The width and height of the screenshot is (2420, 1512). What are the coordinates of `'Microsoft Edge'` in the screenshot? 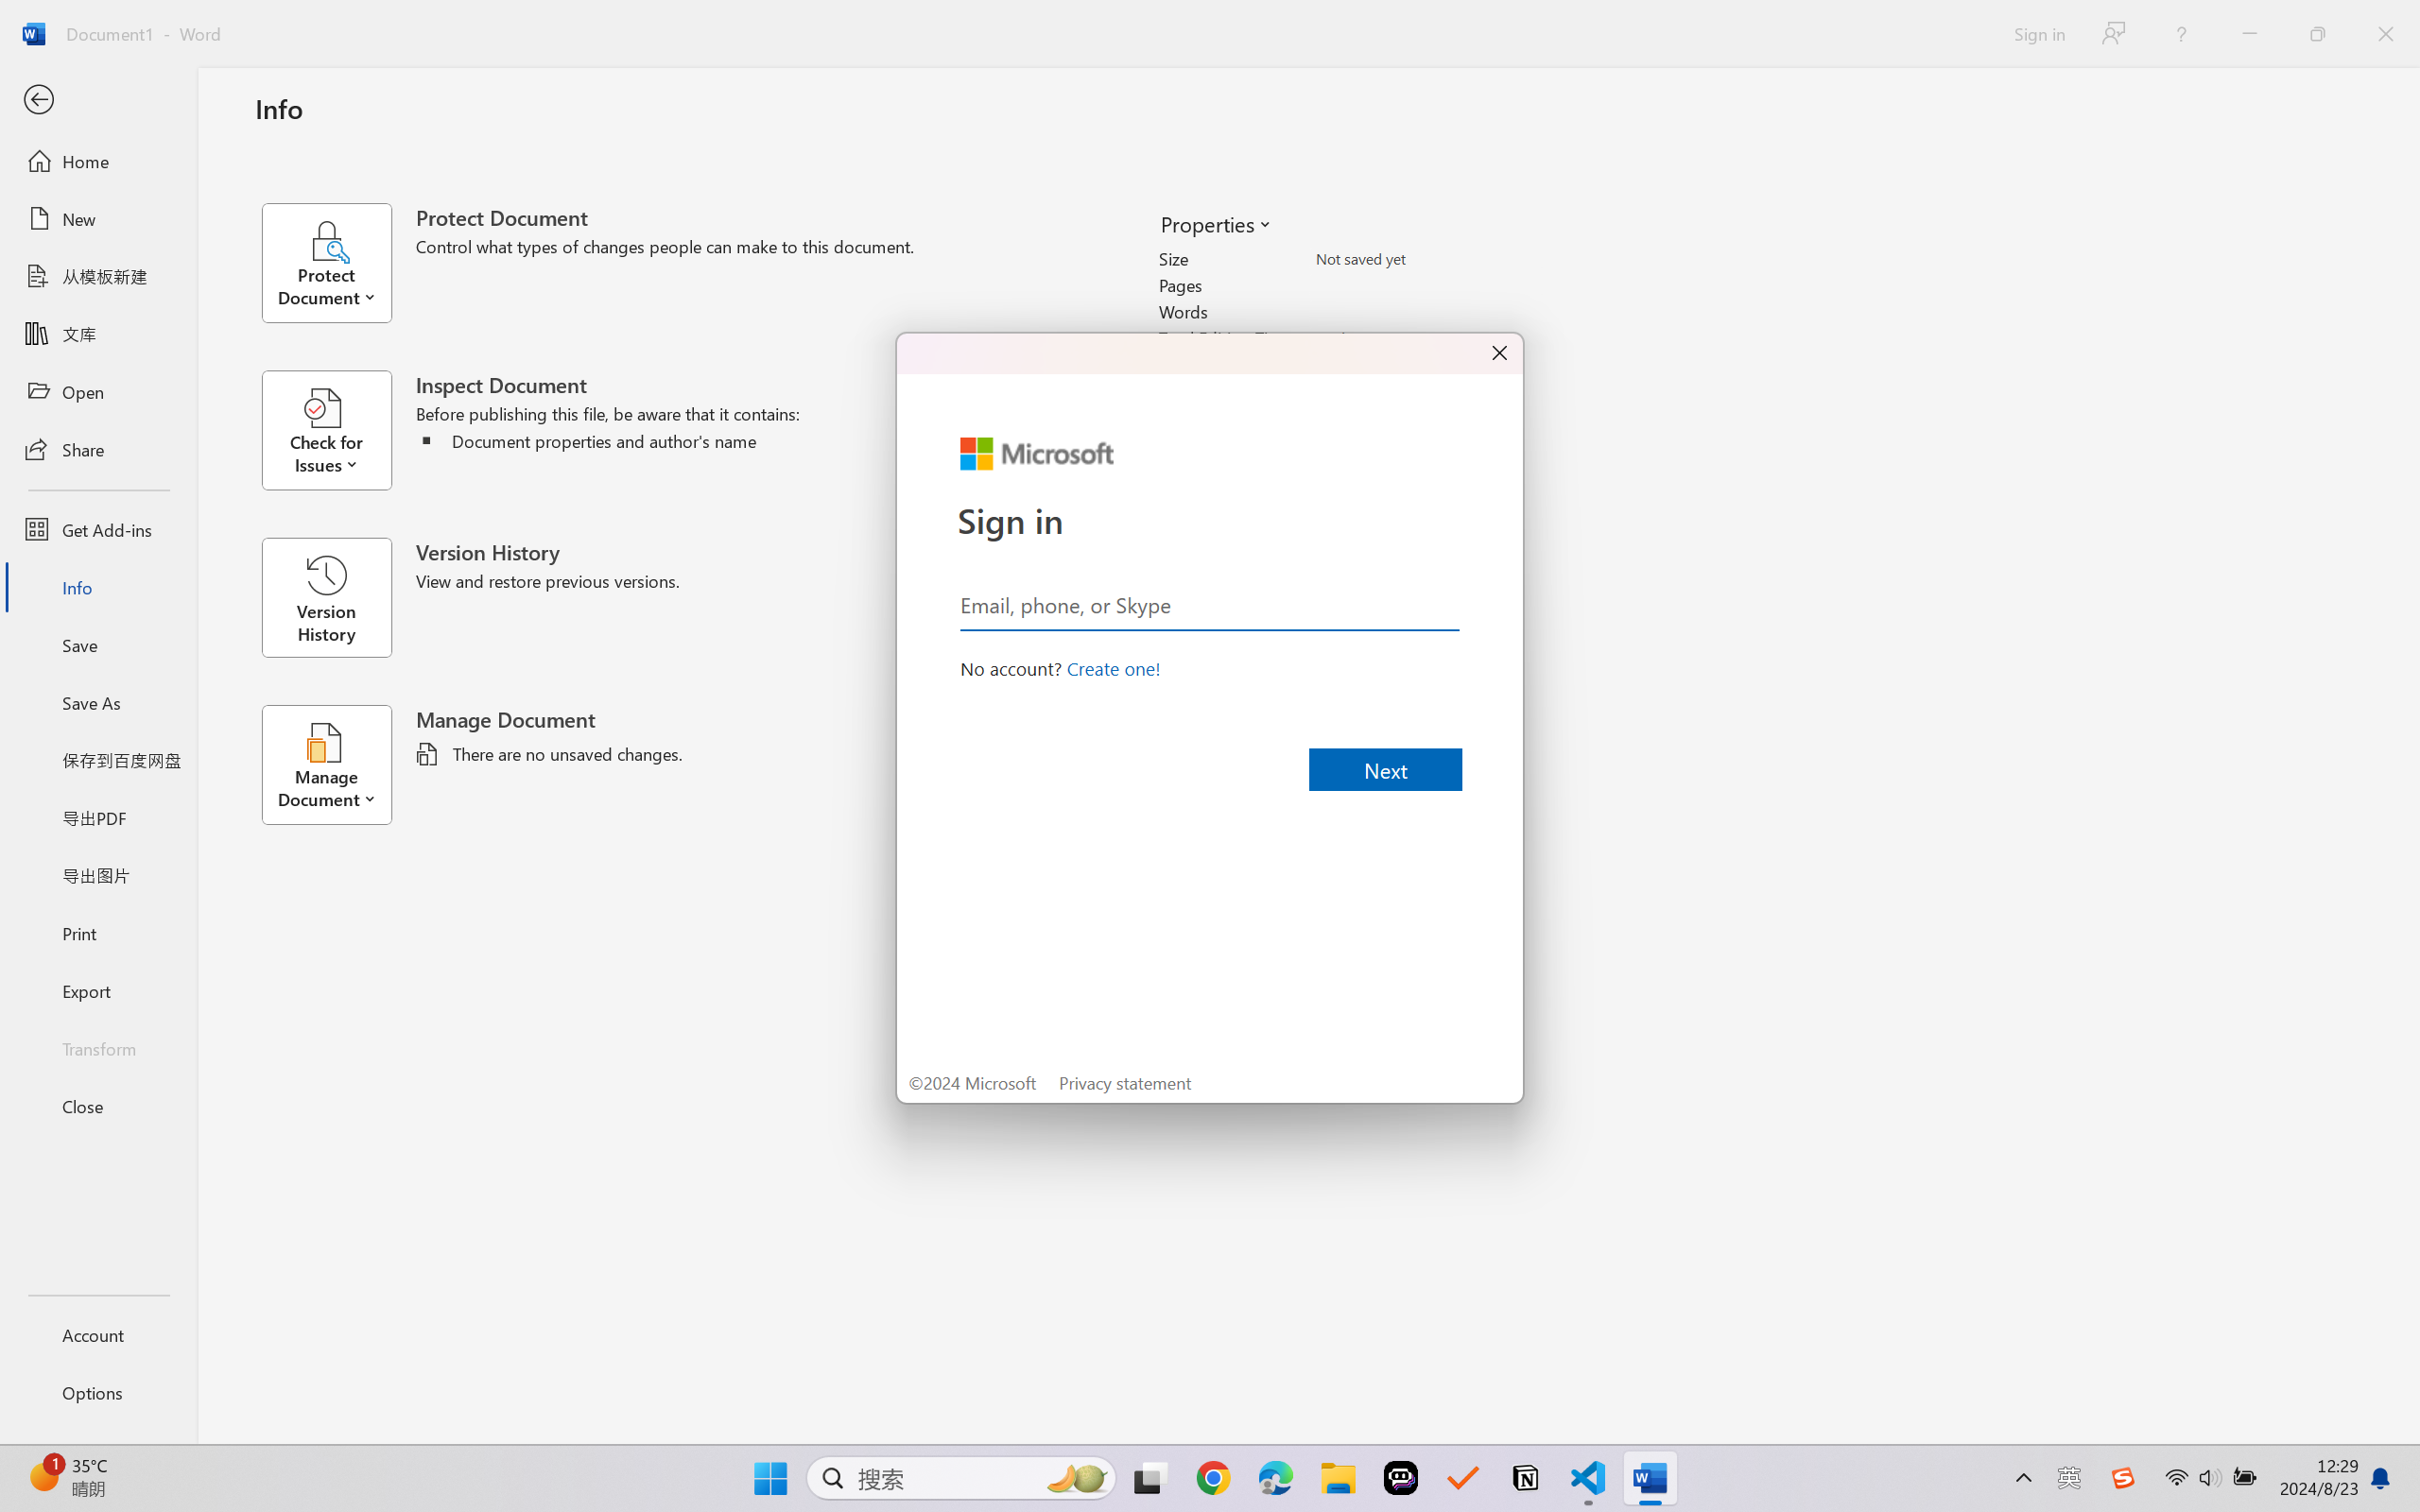 It's located at (1275, 1478).